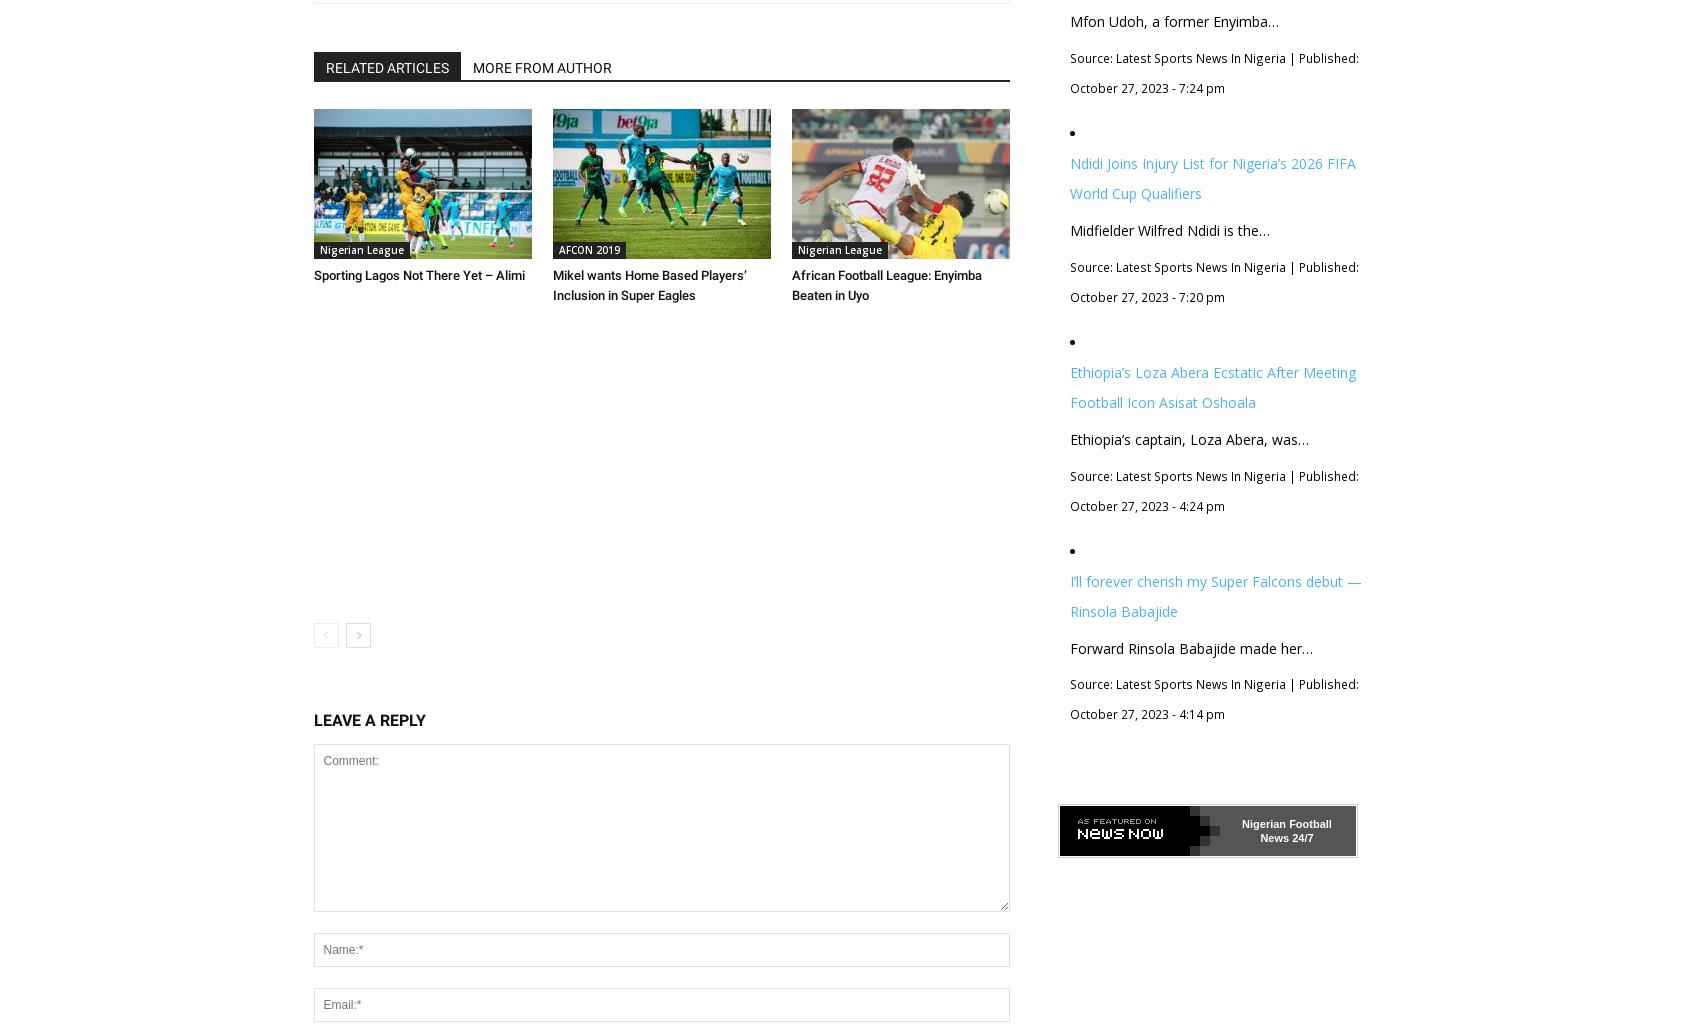 Image resolution: width=1695 pixels, height=1024 pixels. What do you see at coordinates (1168, 228) in the screenshot?
I see `'Midfielder Wilfred Ndidi is the…'` at bounding box center [1168, 228].